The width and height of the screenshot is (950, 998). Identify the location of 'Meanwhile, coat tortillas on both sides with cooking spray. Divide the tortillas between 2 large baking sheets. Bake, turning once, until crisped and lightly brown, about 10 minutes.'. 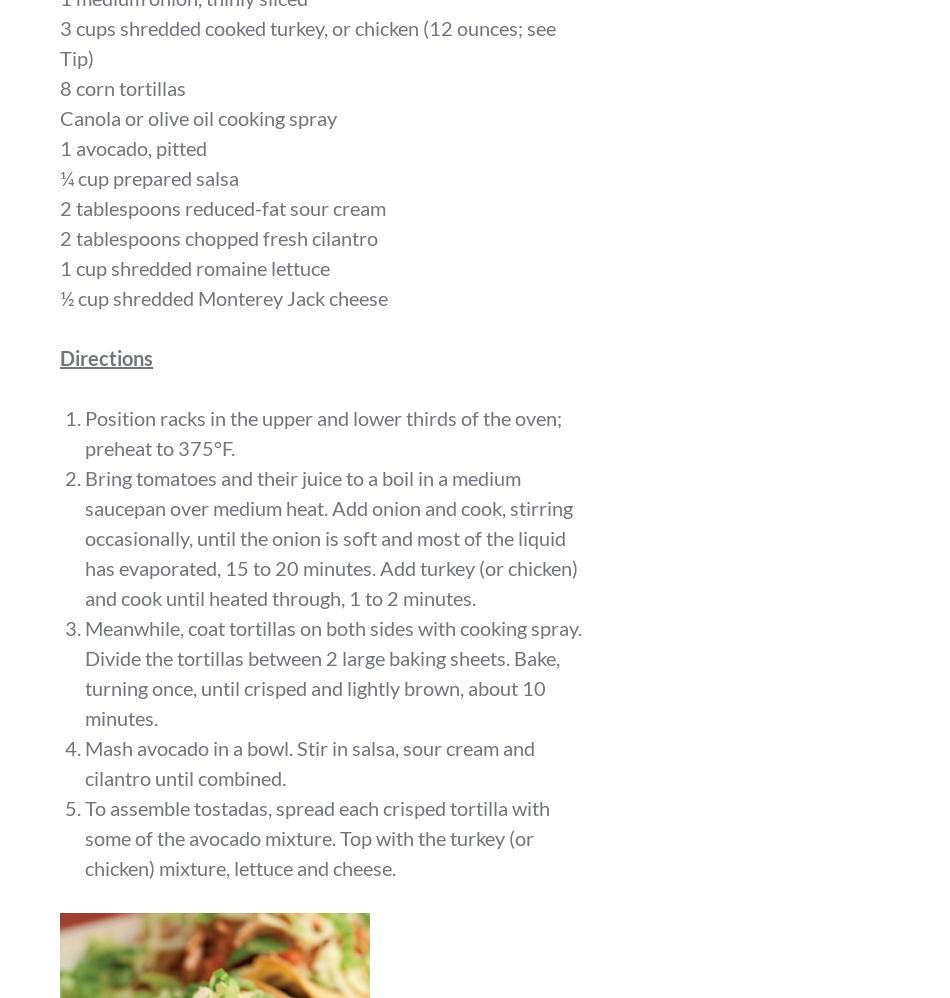
(85, 670).